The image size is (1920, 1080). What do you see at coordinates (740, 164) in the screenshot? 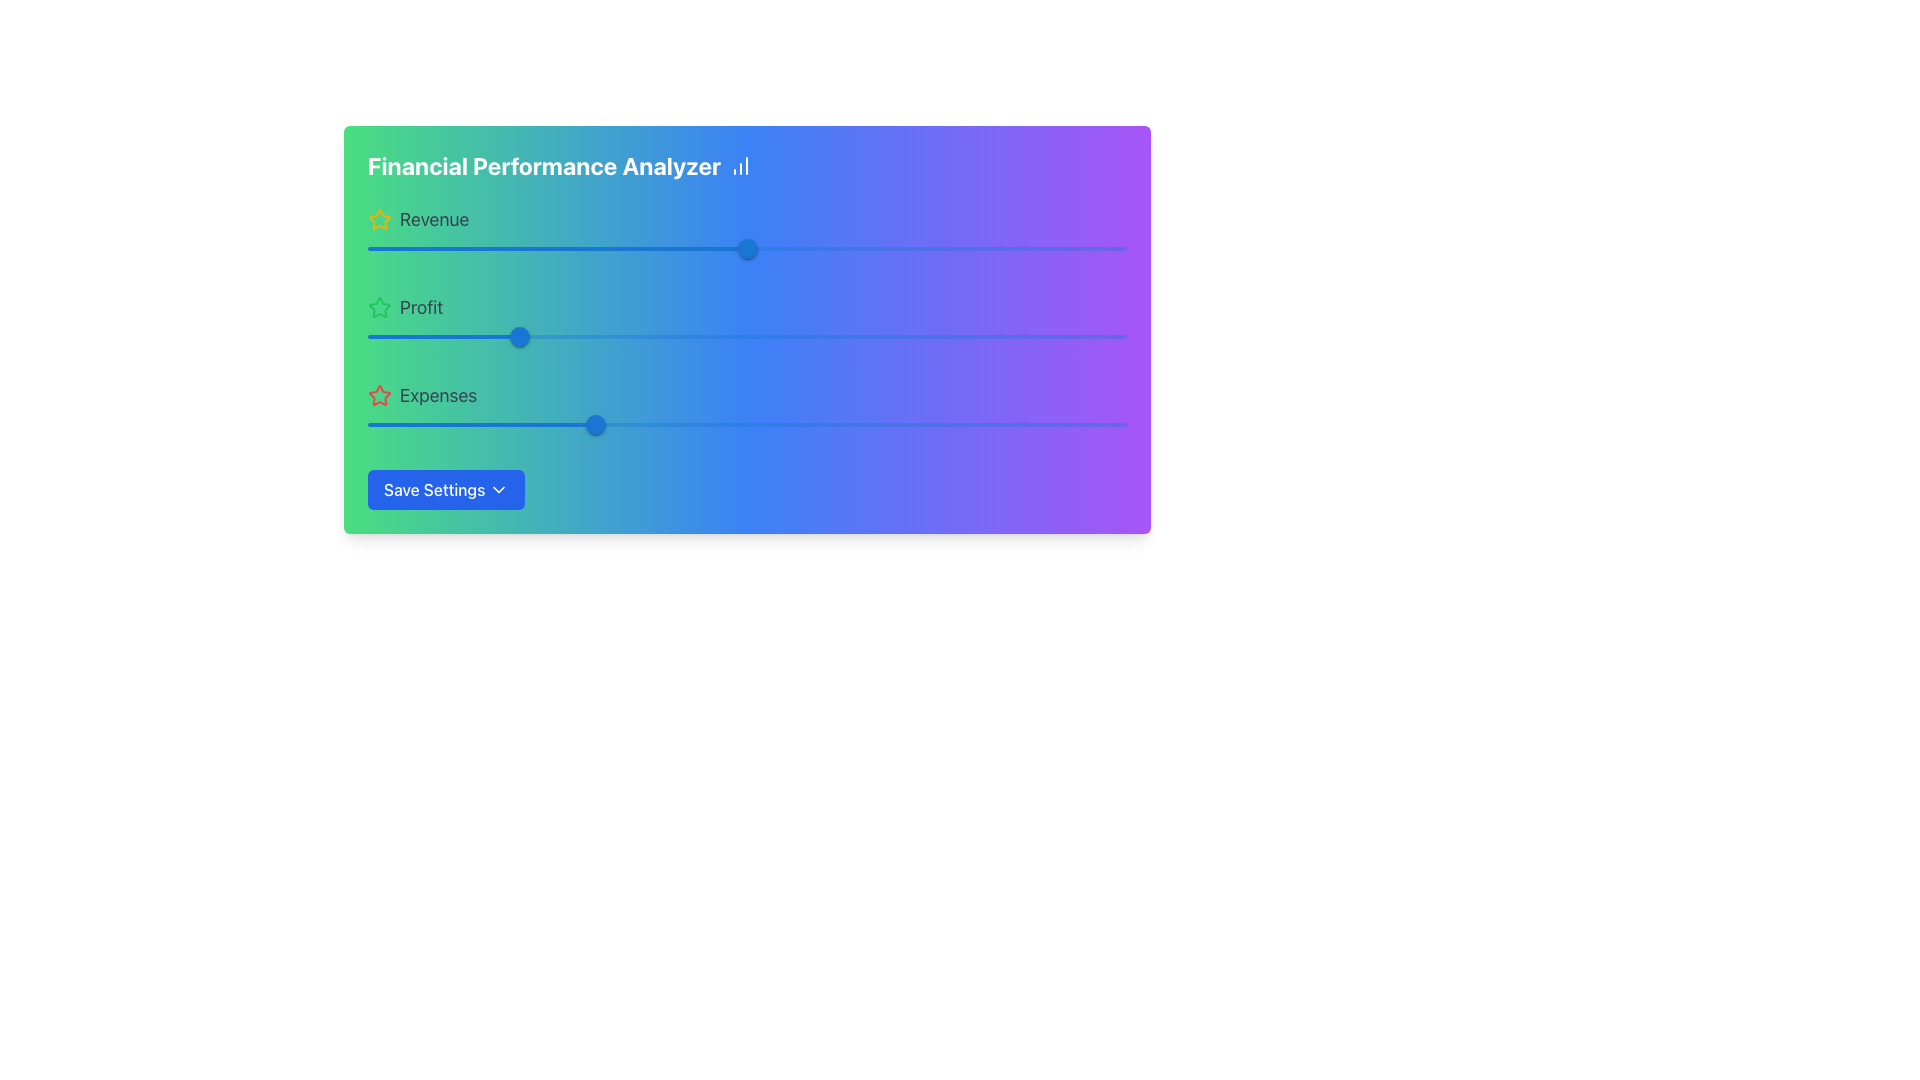
I see `the icon that visually represents data analysis or performance metrics, located to the right of the 'Financial Performance Analyzer' header in the section` at bounding box center [740, 164].